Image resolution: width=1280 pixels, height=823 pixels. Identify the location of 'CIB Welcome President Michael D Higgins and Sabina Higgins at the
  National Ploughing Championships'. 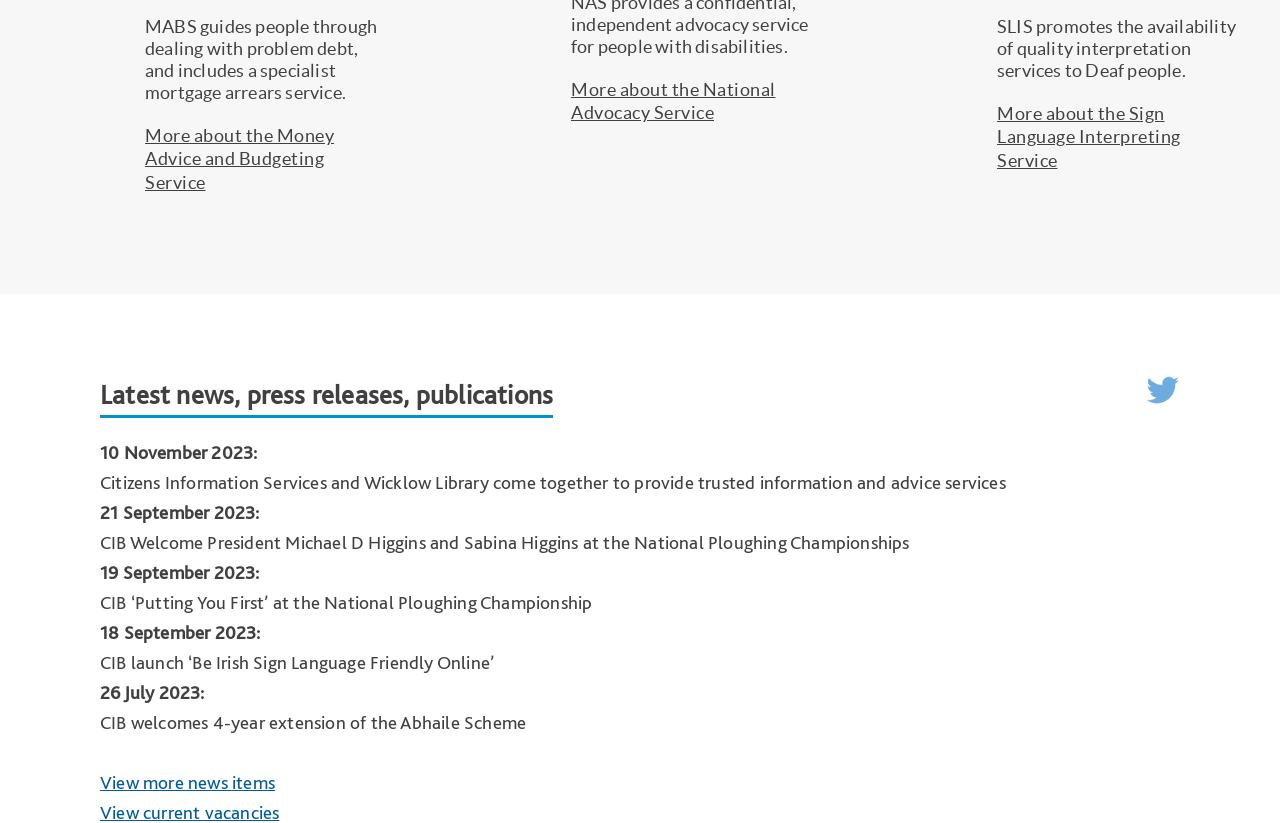
(504, 540).